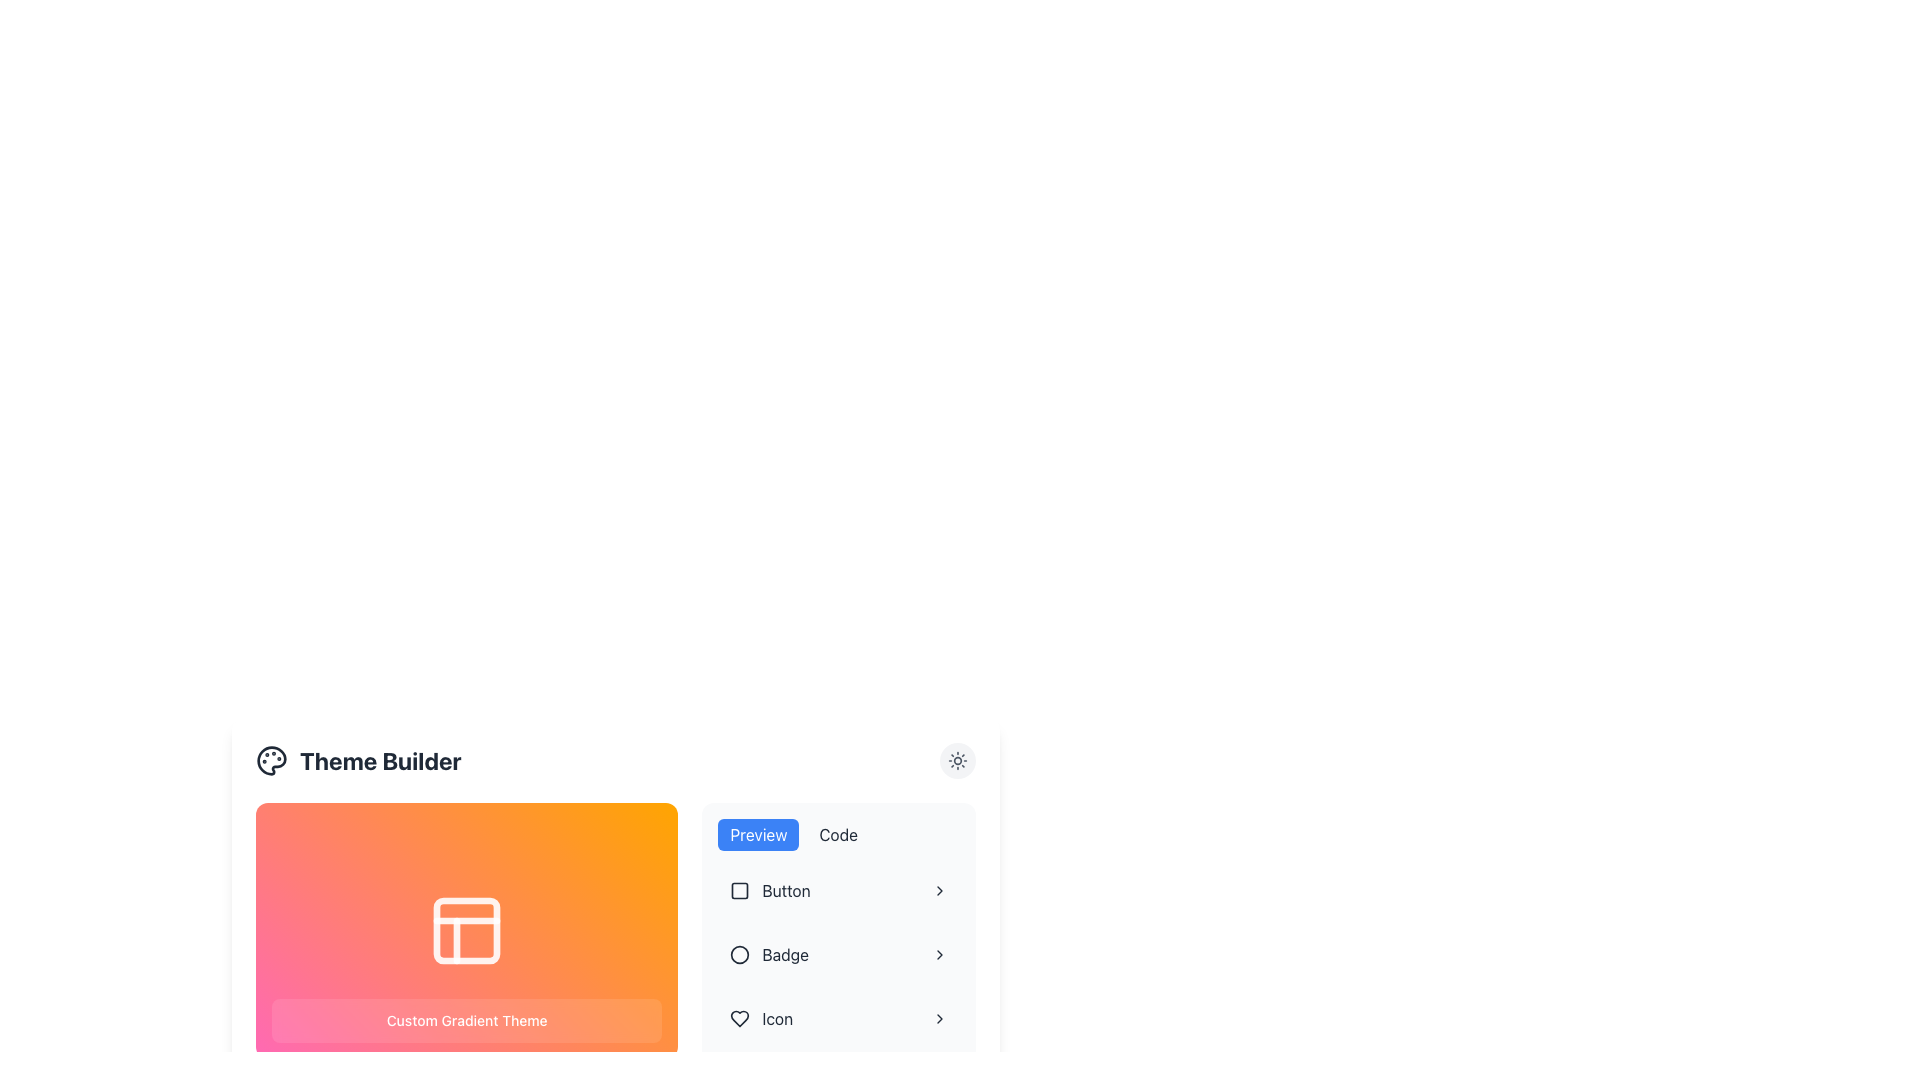 This screenshot has width=1920, height=1080. I want to click on the Label or Informational Box titled 'Custom Gradient Theme' located at the bottom of the gradient-colored card, so click(466, 1021).